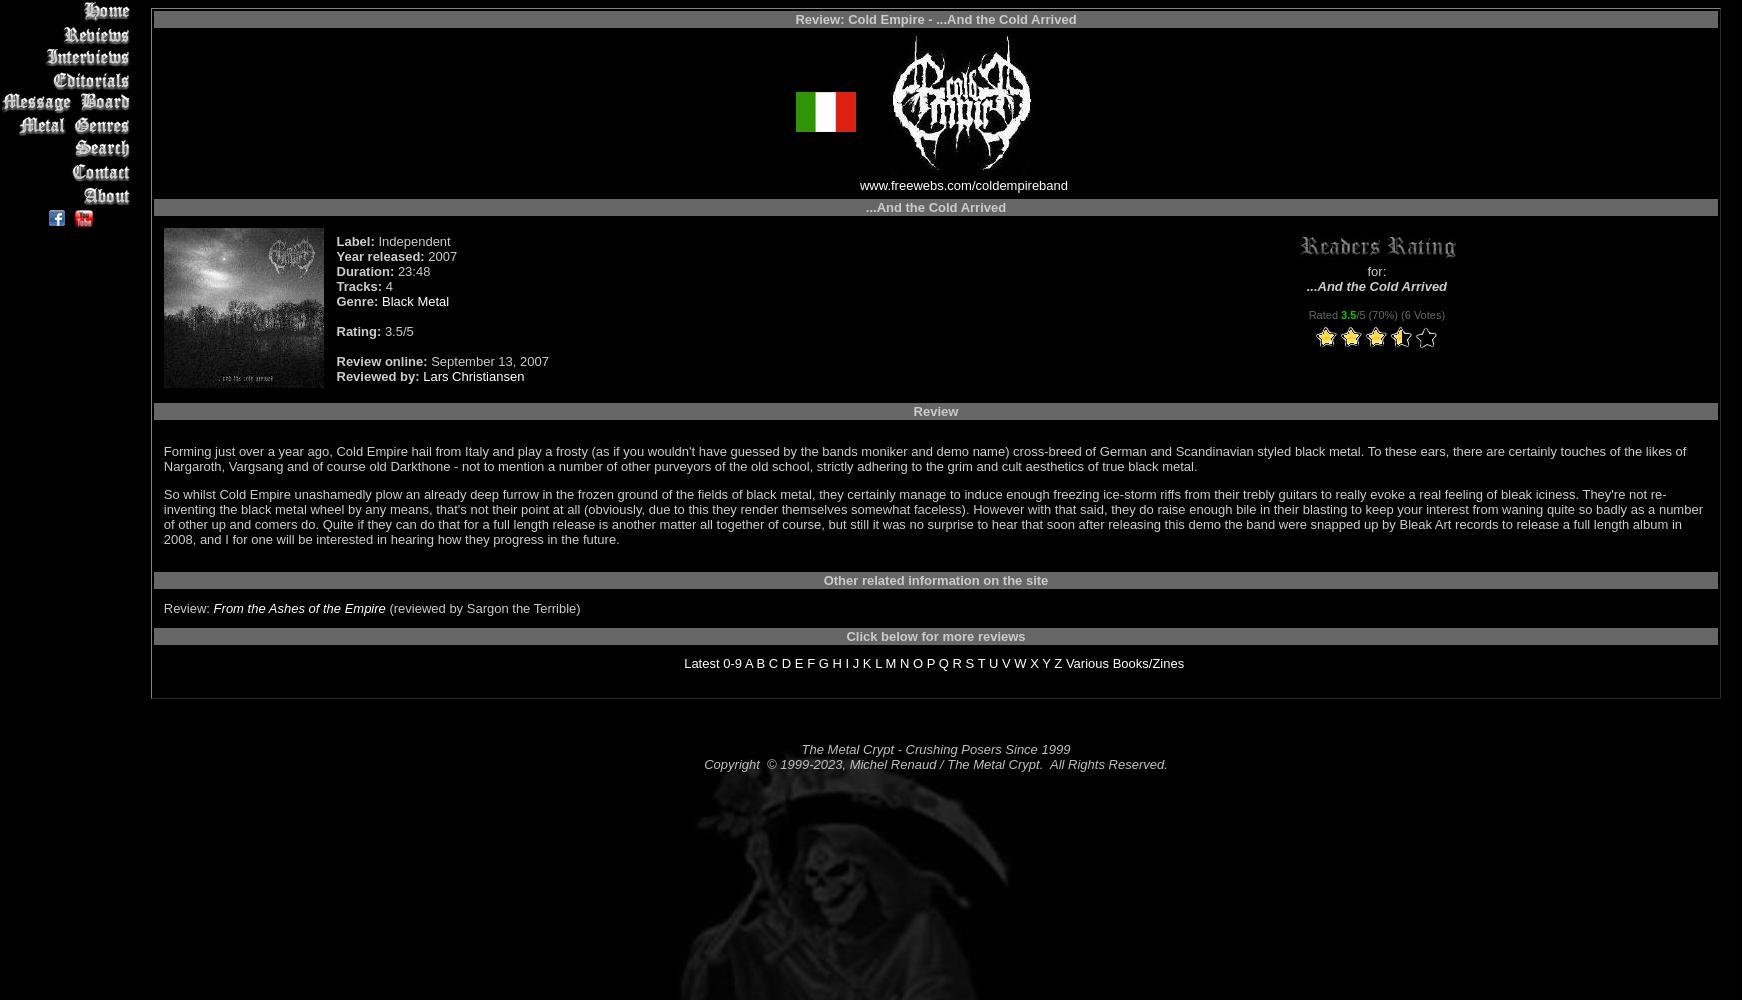 The width and height of the screenshot is (1742, 1000). Describe the element at coordinates (1046, 663) in the screenshot. I see `'Y'` at that location.